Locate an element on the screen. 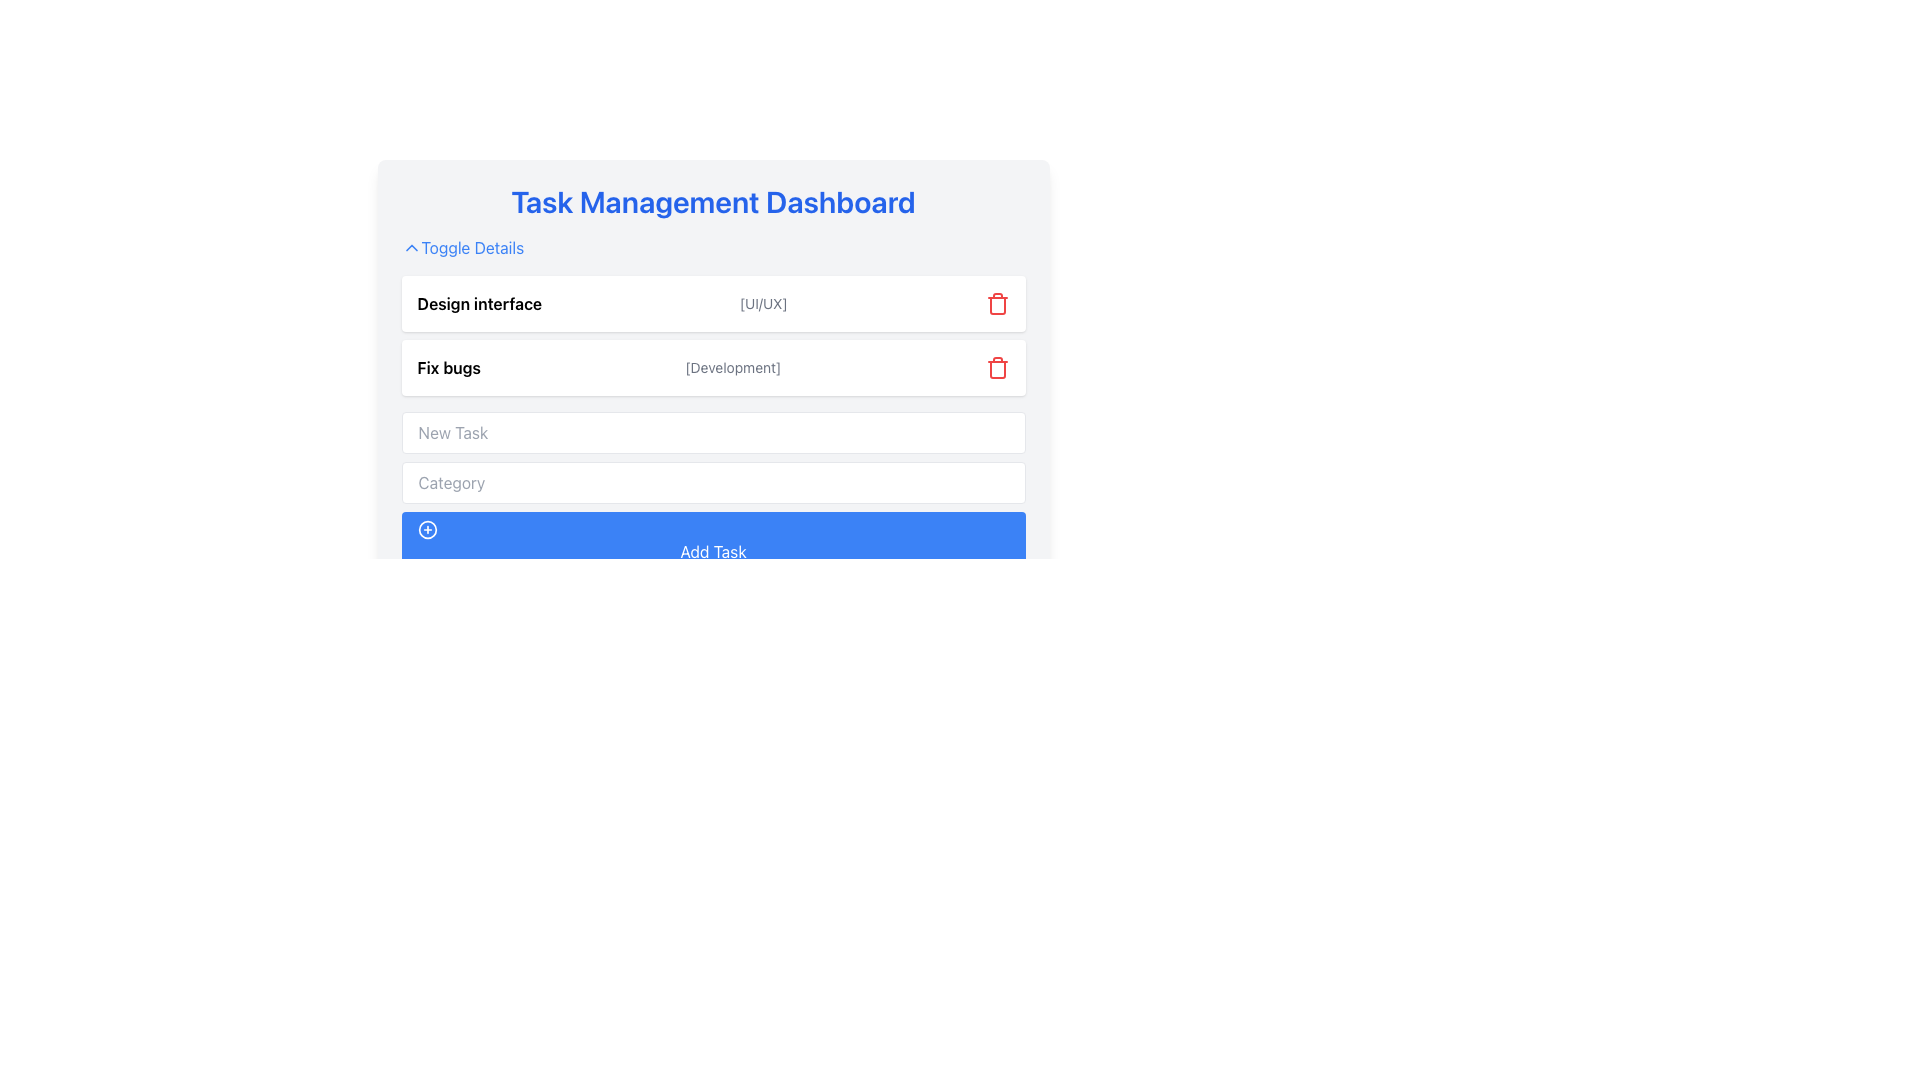  the bold static text displaying 'Fix bugs' within the 'Fix bugs[Development]' section, which serves as the title of the task is located at coordinates (448, 367).